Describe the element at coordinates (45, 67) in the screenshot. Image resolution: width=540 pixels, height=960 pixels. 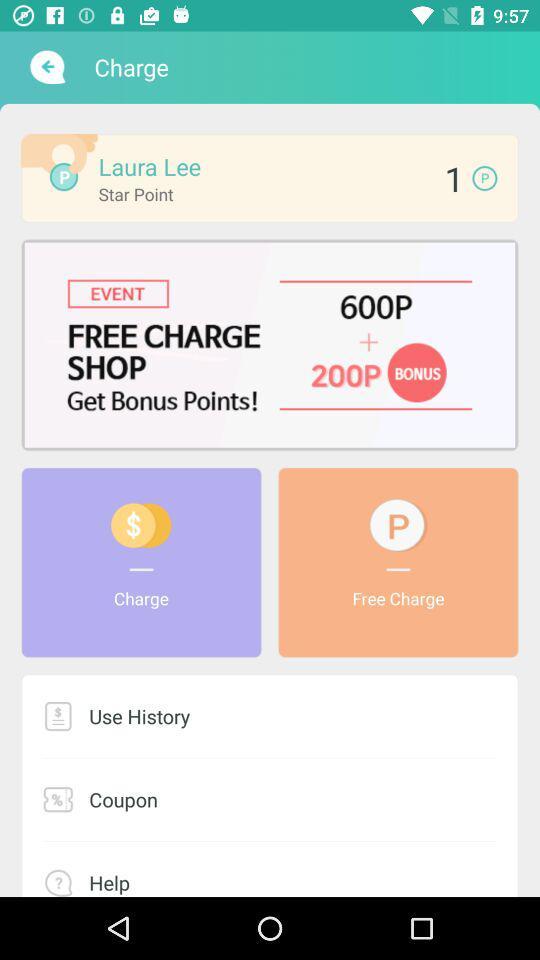
I see `previous` at that location.